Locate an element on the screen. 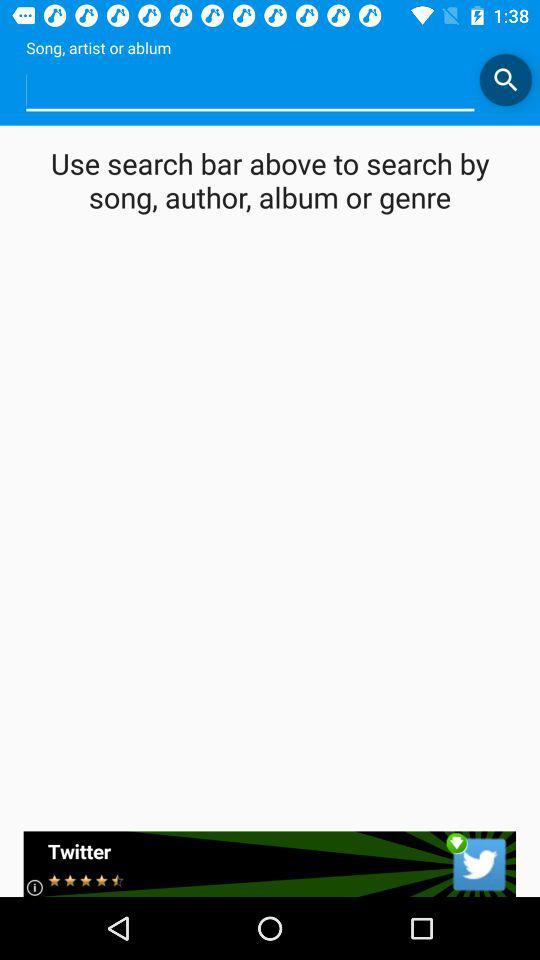  advertisement link is located at coordinates (269, 863).